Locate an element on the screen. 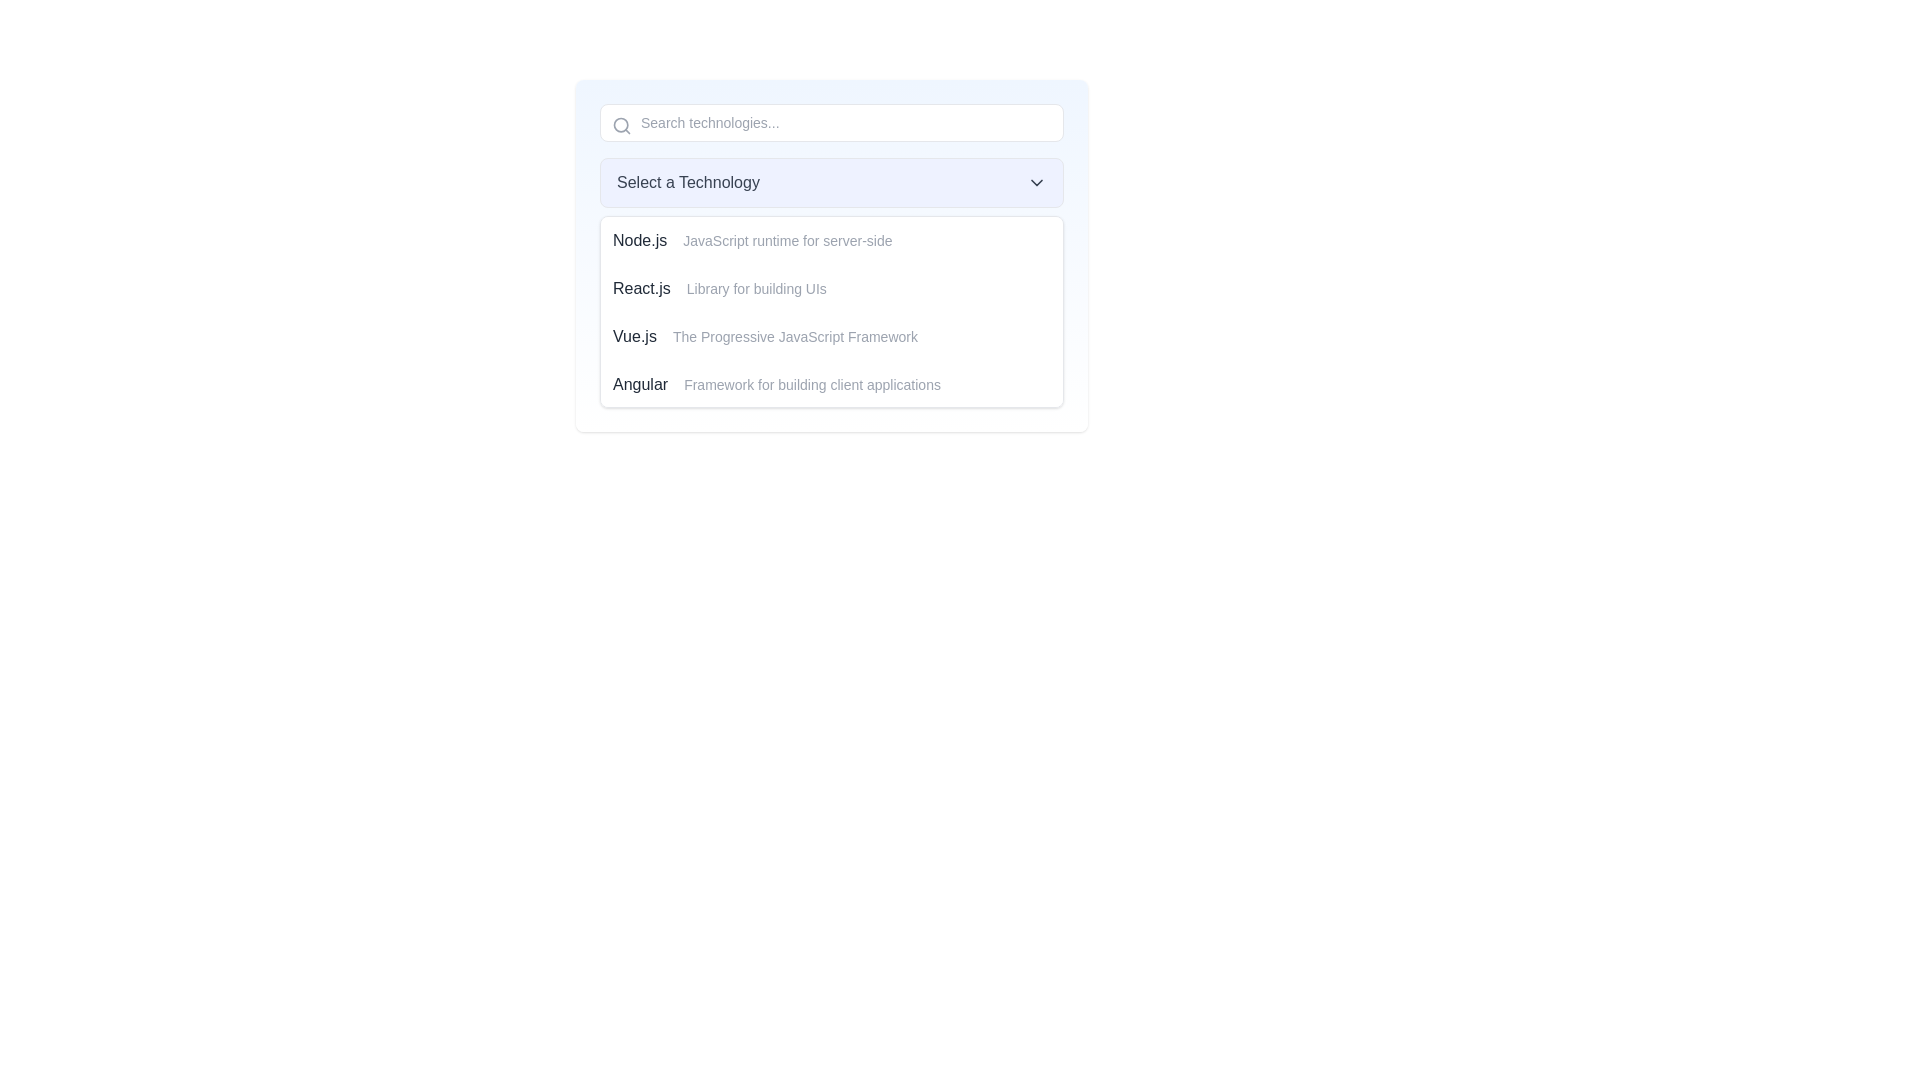  descriptive text that displays the phrase 'Library for building UIs', which is a smaller, gray-colored text component located beside the larger text 'React.js' in the 'Select a Technology' dropdown is located at coordinates (755, 289).